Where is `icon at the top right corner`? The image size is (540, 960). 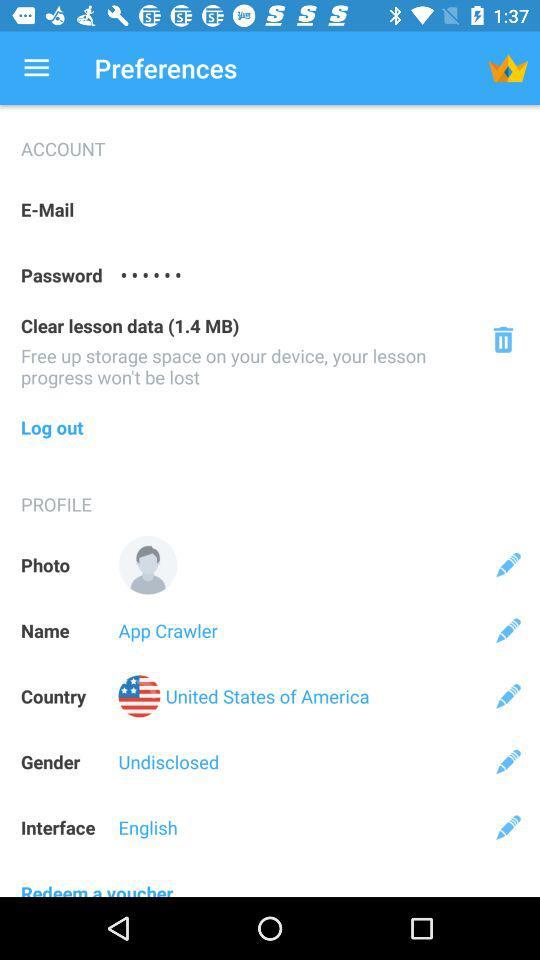
icon at the top right corner is located at coordinates (508, 68).